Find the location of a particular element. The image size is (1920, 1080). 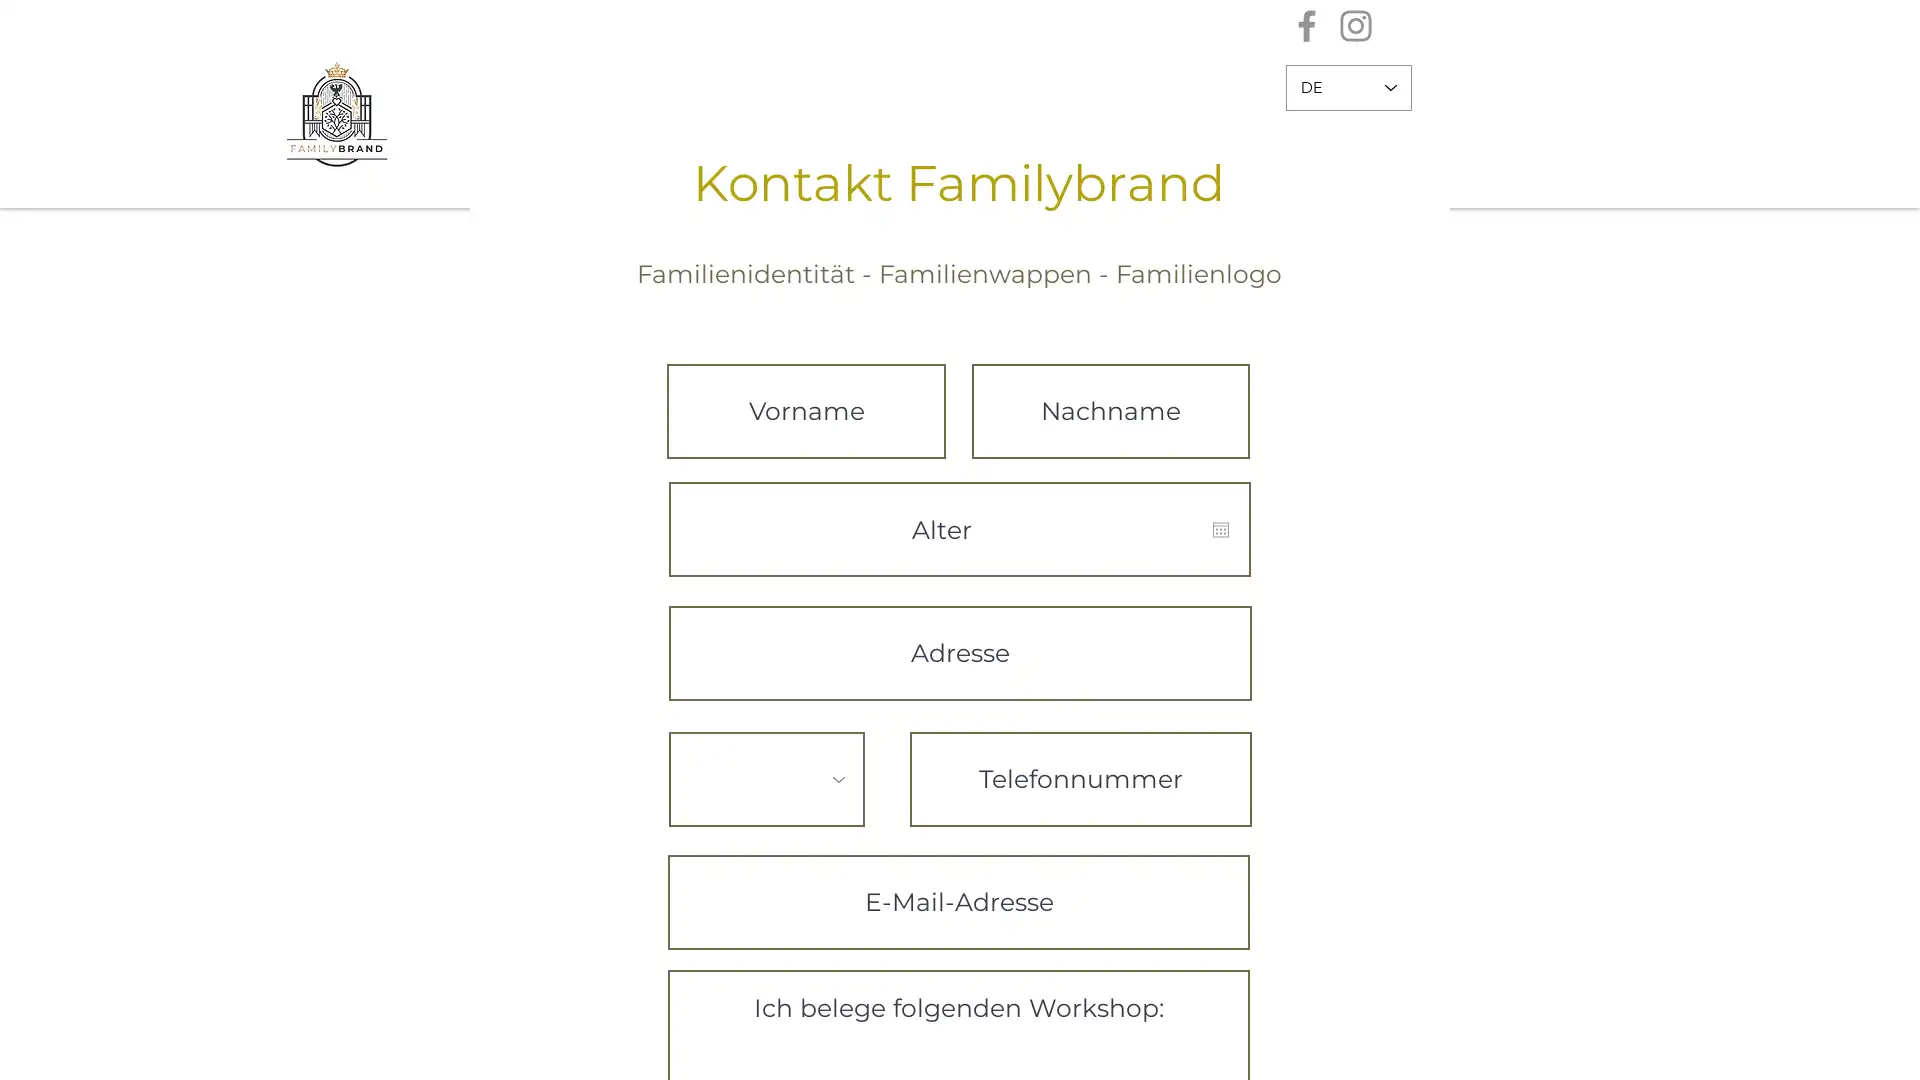

Schlieen is located at coordinates (1895, 1047).